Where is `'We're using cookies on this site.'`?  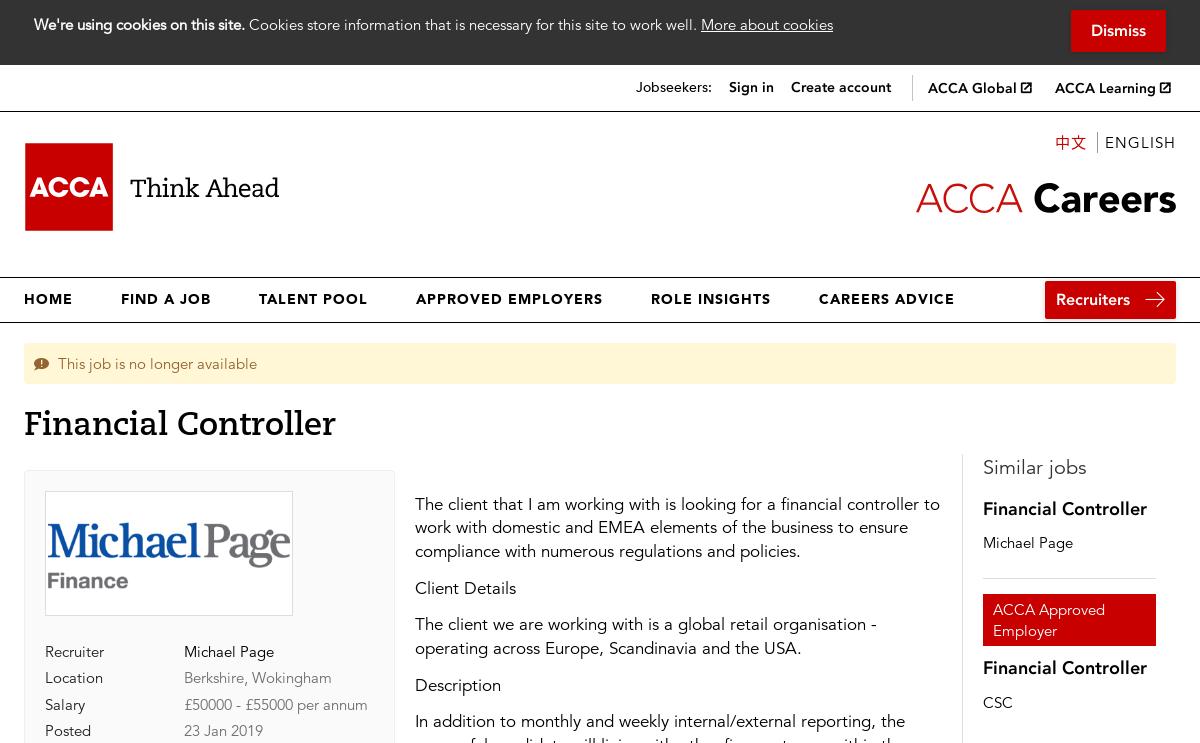
'We're using cookies on this site.' is located at coordinates (139, 24).